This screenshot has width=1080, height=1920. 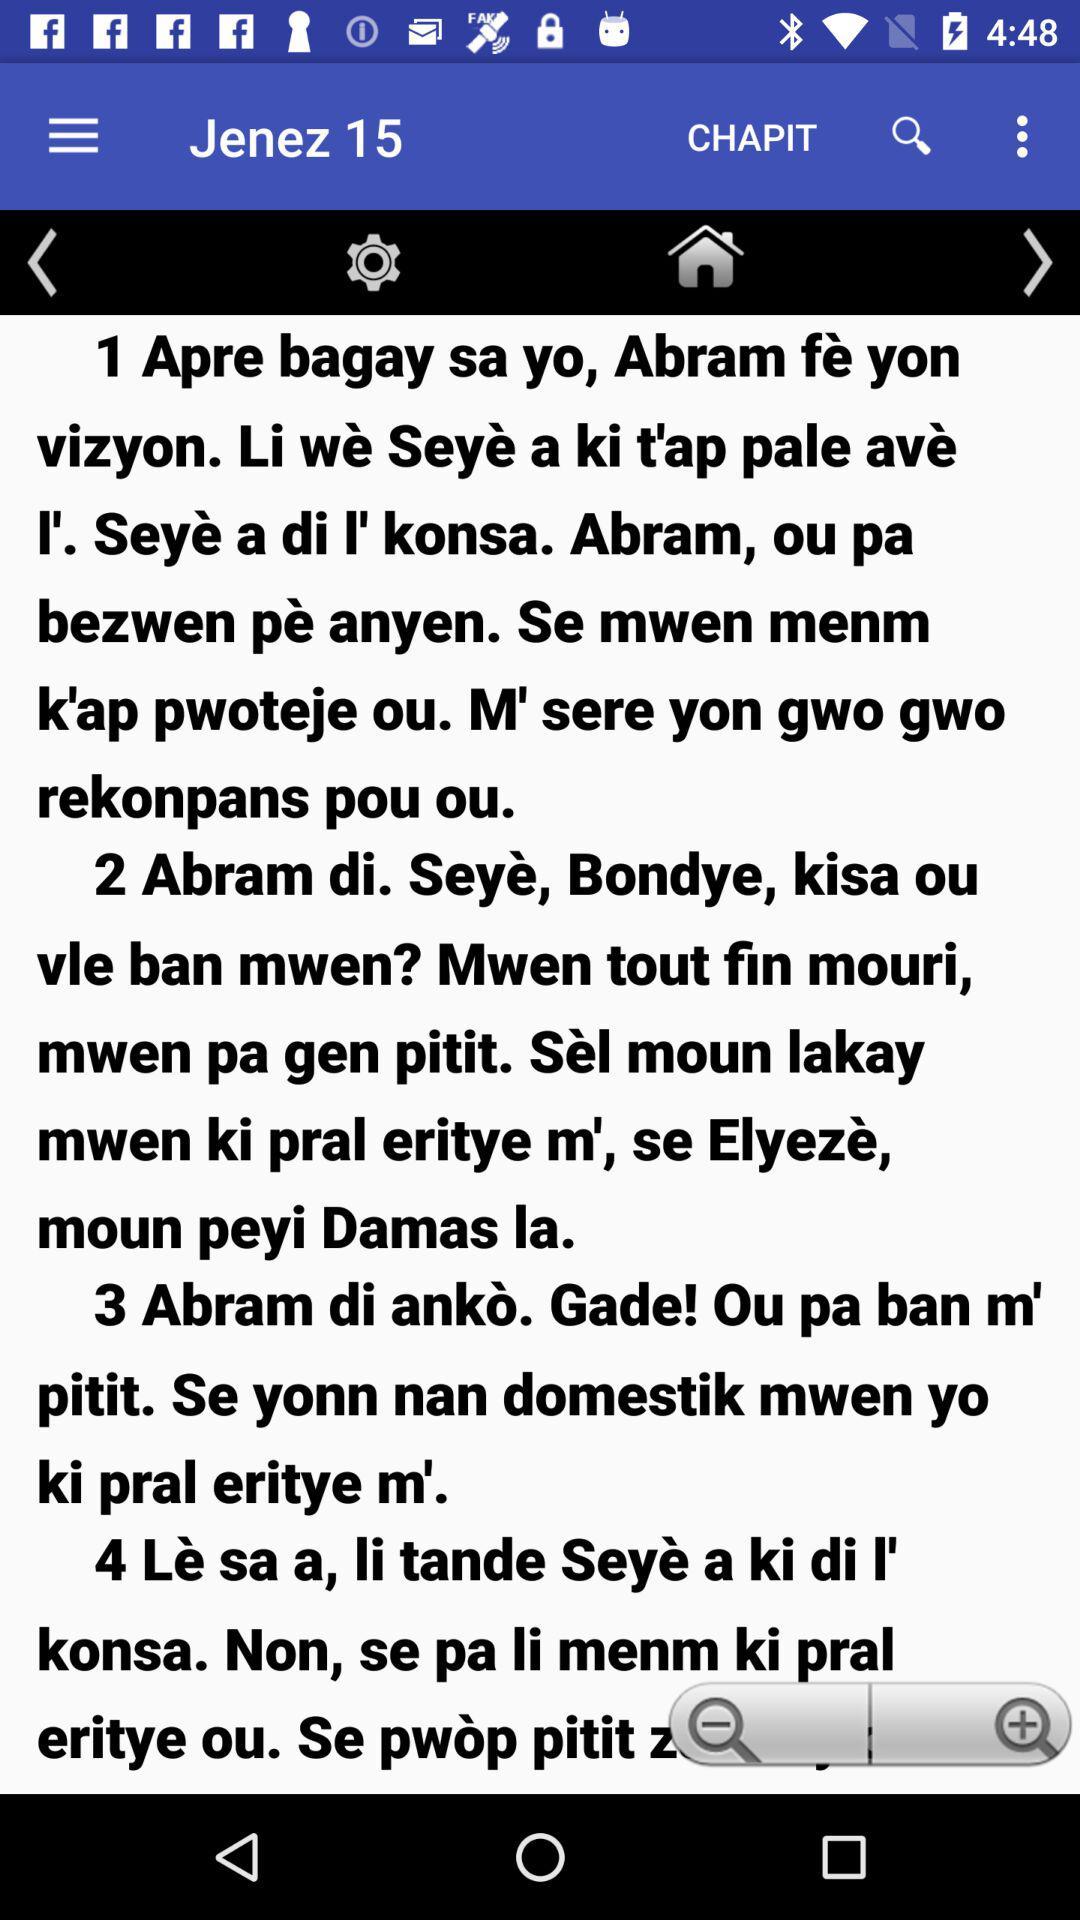 What do you see at coordinates (1036, 261) in the screenshot?
I see `the arrow_forward icon` at bounding box center [1036, 261].